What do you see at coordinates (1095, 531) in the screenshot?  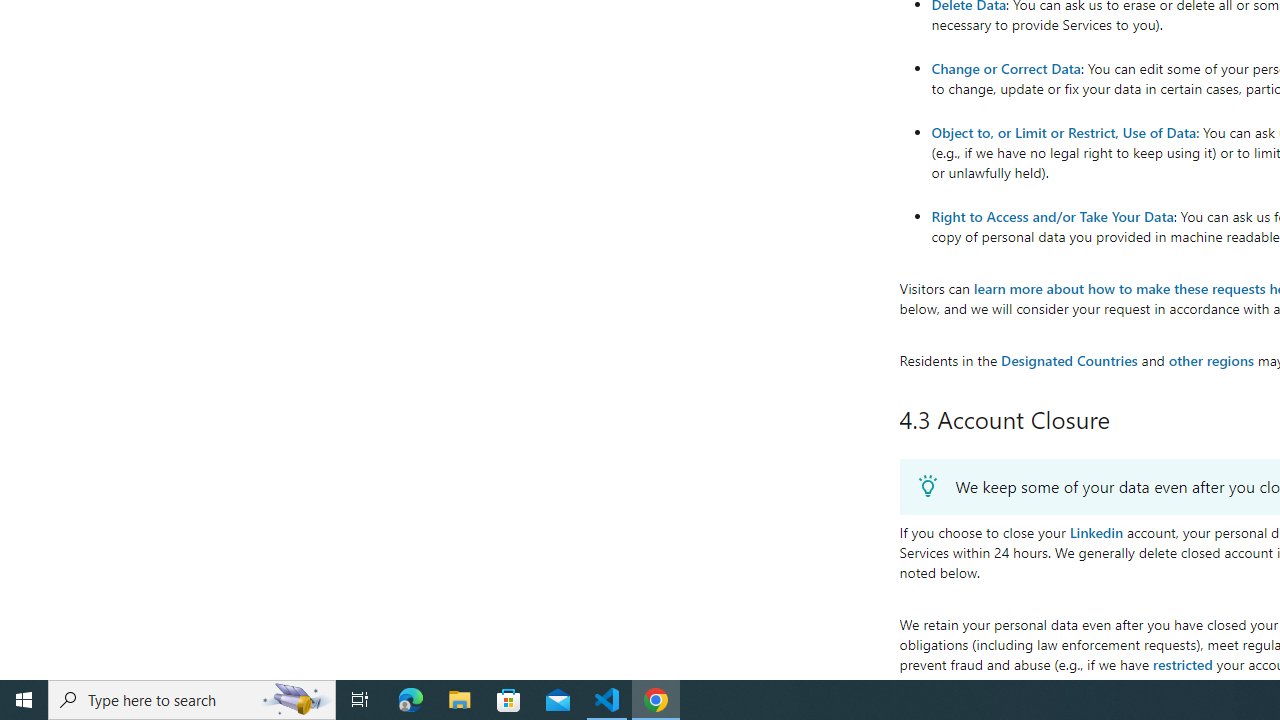 I see `'Linkedin'` at bounding box center [1095, 531].